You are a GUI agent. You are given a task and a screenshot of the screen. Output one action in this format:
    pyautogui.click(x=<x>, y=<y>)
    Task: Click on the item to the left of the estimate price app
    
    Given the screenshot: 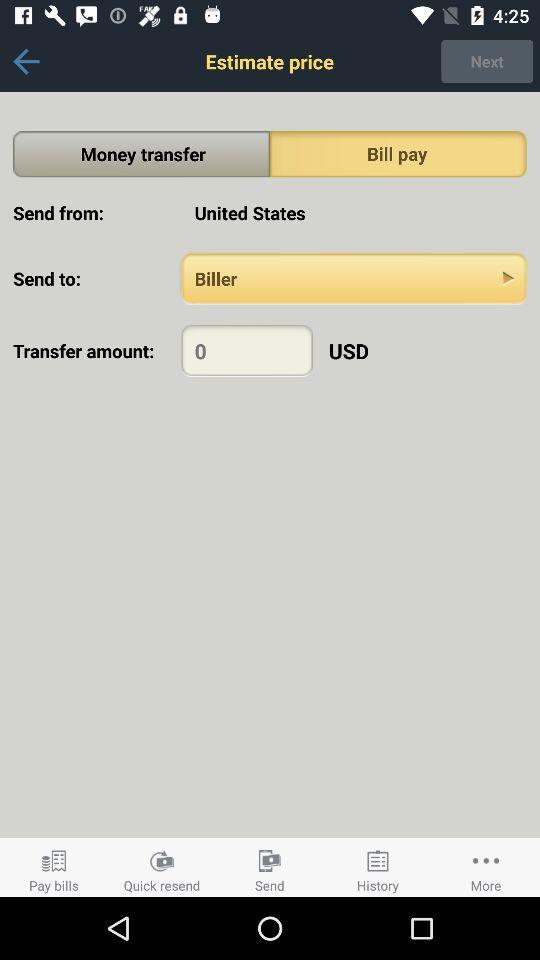 What is the action you would take?
    pyautogui.click(x=25, y=61)
    